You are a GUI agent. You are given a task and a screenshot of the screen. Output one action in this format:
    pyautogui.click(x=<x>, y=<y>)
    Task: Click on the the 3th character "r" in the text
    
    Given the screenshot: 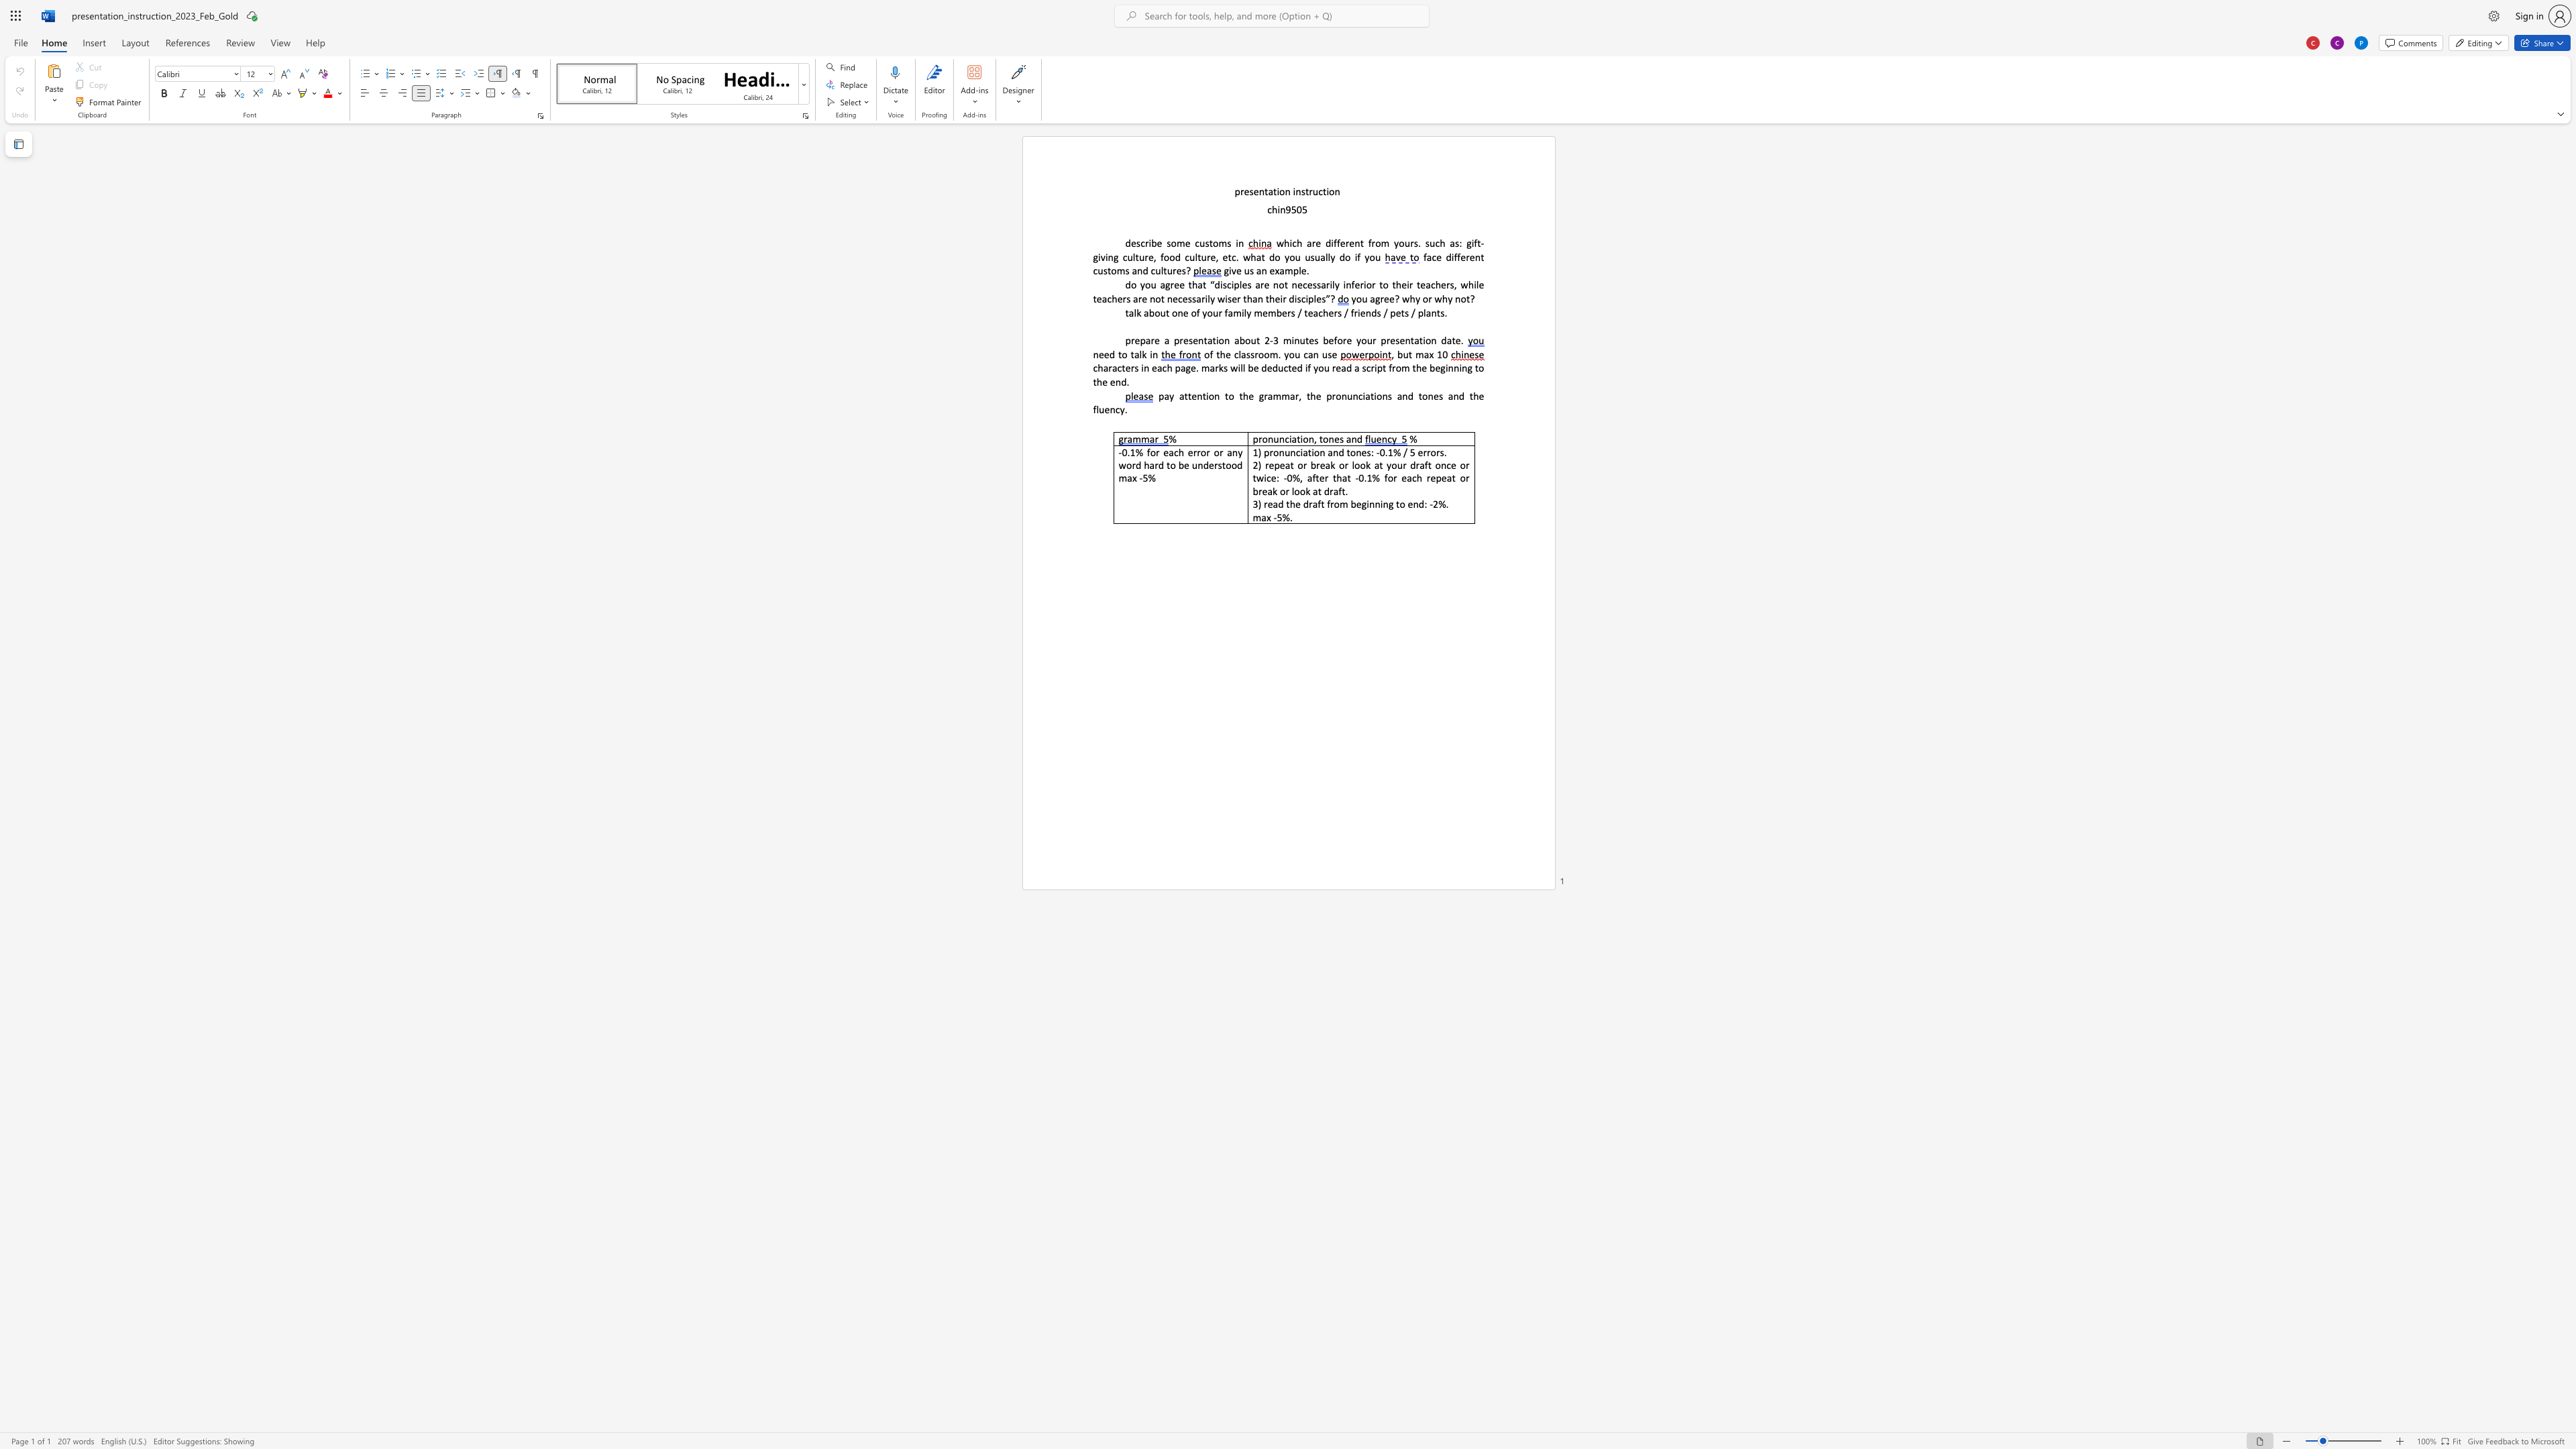 What is the action you would take?
    pyautogui.click(x=1334, y=395)
    